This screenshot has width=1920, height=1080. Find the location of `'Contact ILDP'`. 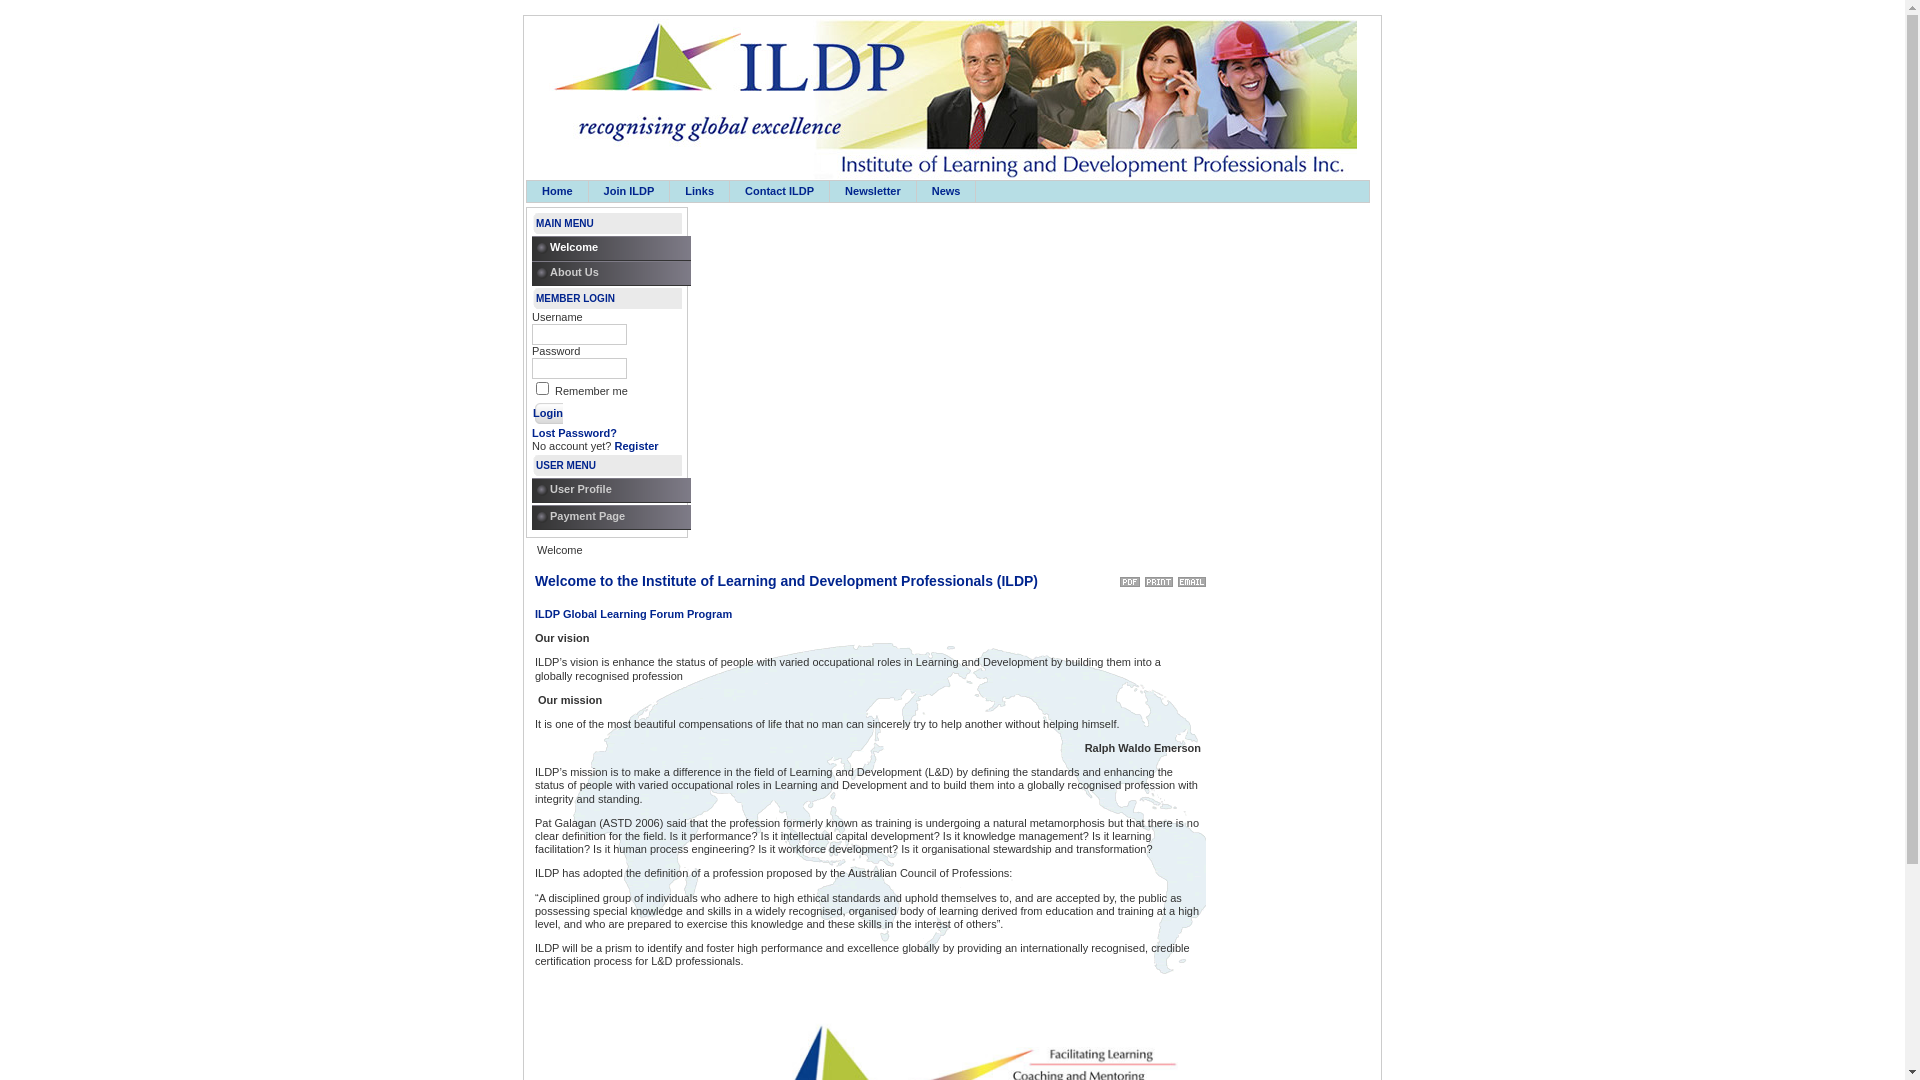

'Contact ILDP' is located at coordinates (778, 191).